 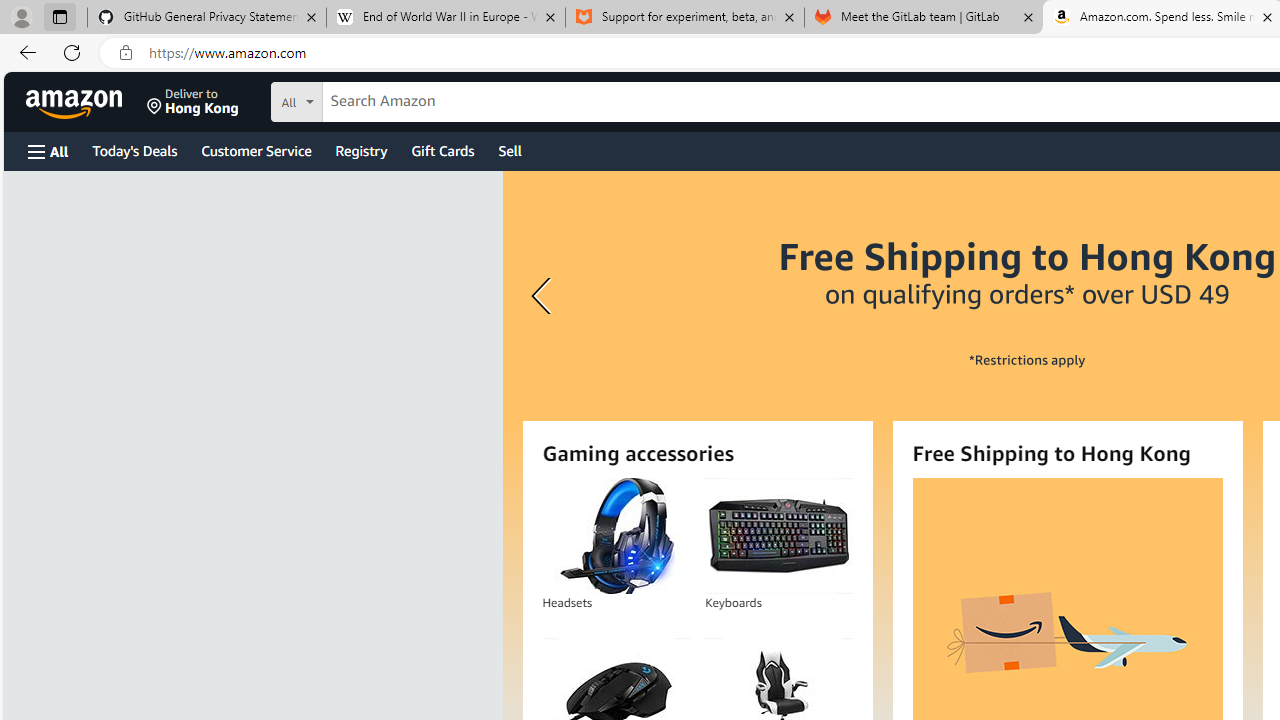 What do you see at coordinates (133, 149) in the screenshot?
I see `'Today'` at bounding box center [133, 149].